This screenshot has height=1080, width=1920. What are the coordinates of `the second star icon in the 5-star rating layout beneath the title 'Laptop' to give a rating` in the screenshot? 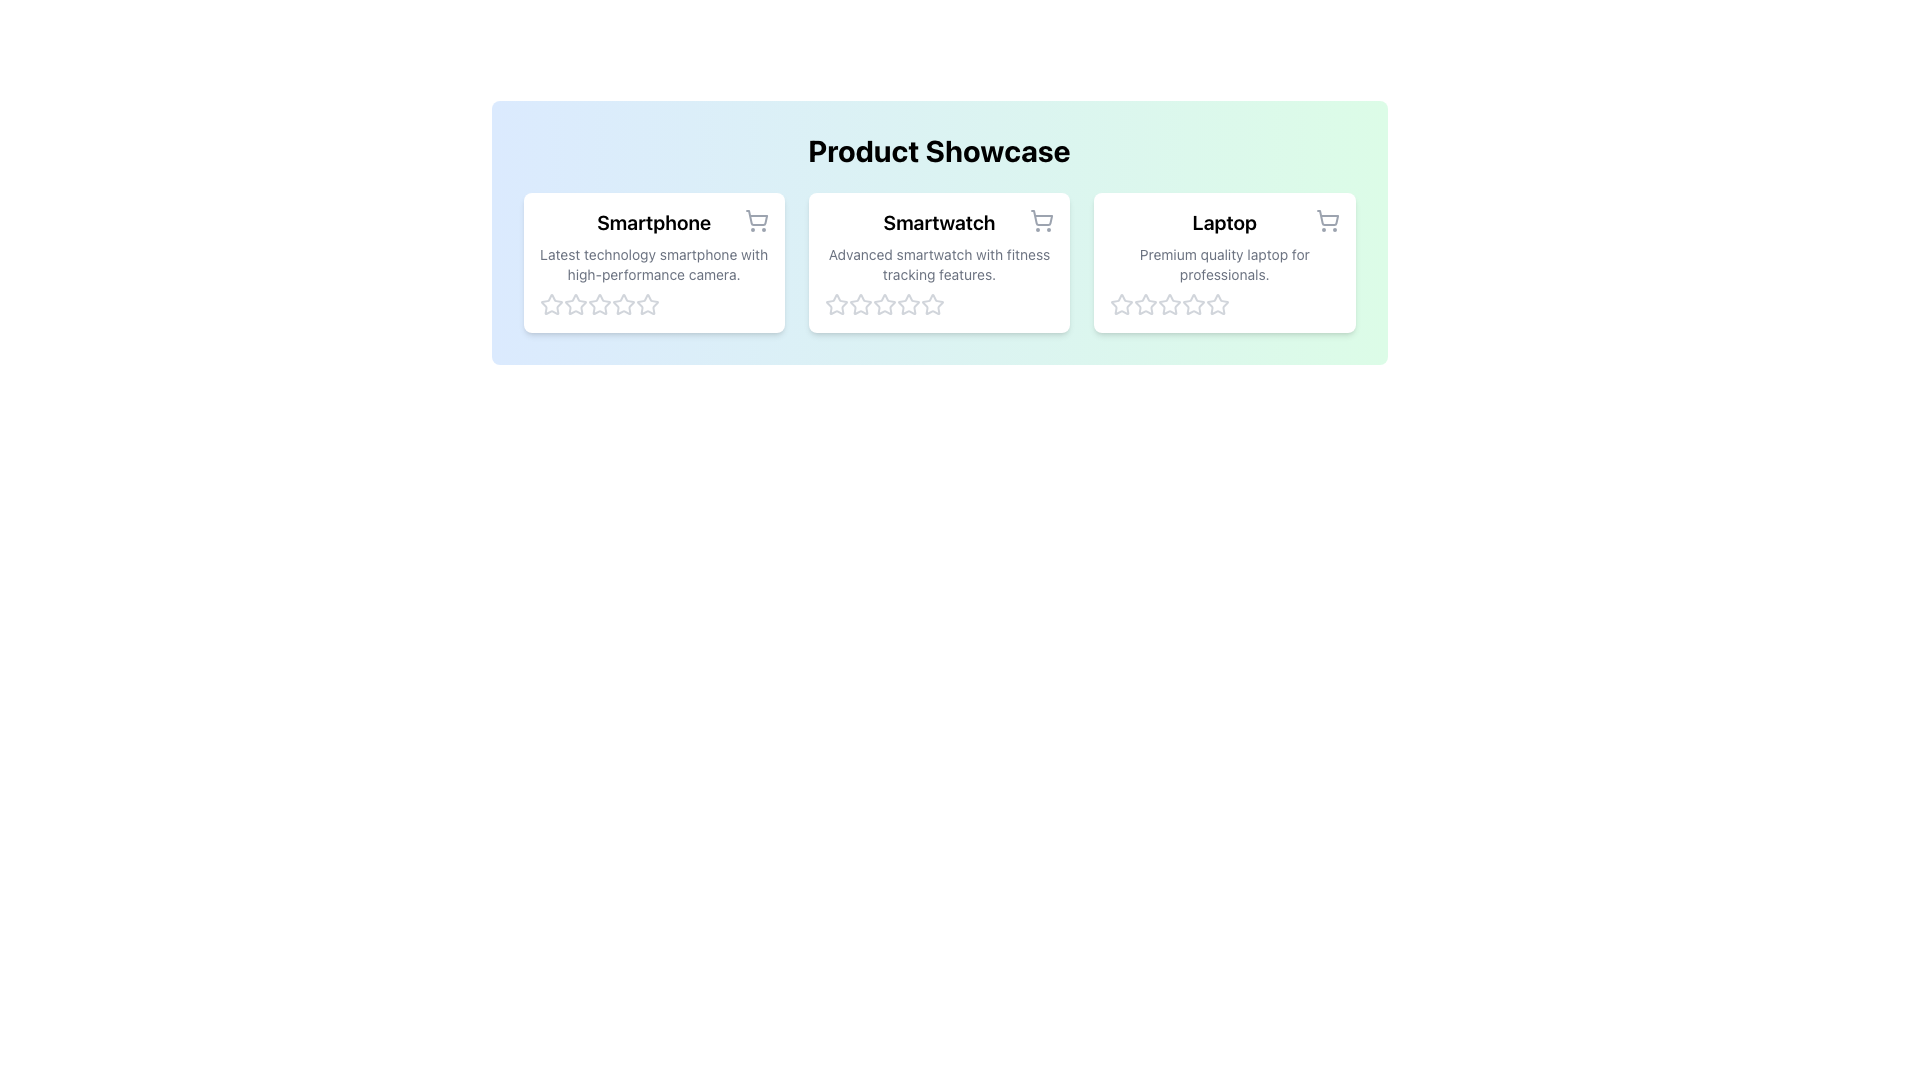 It's located at (1146, 304).